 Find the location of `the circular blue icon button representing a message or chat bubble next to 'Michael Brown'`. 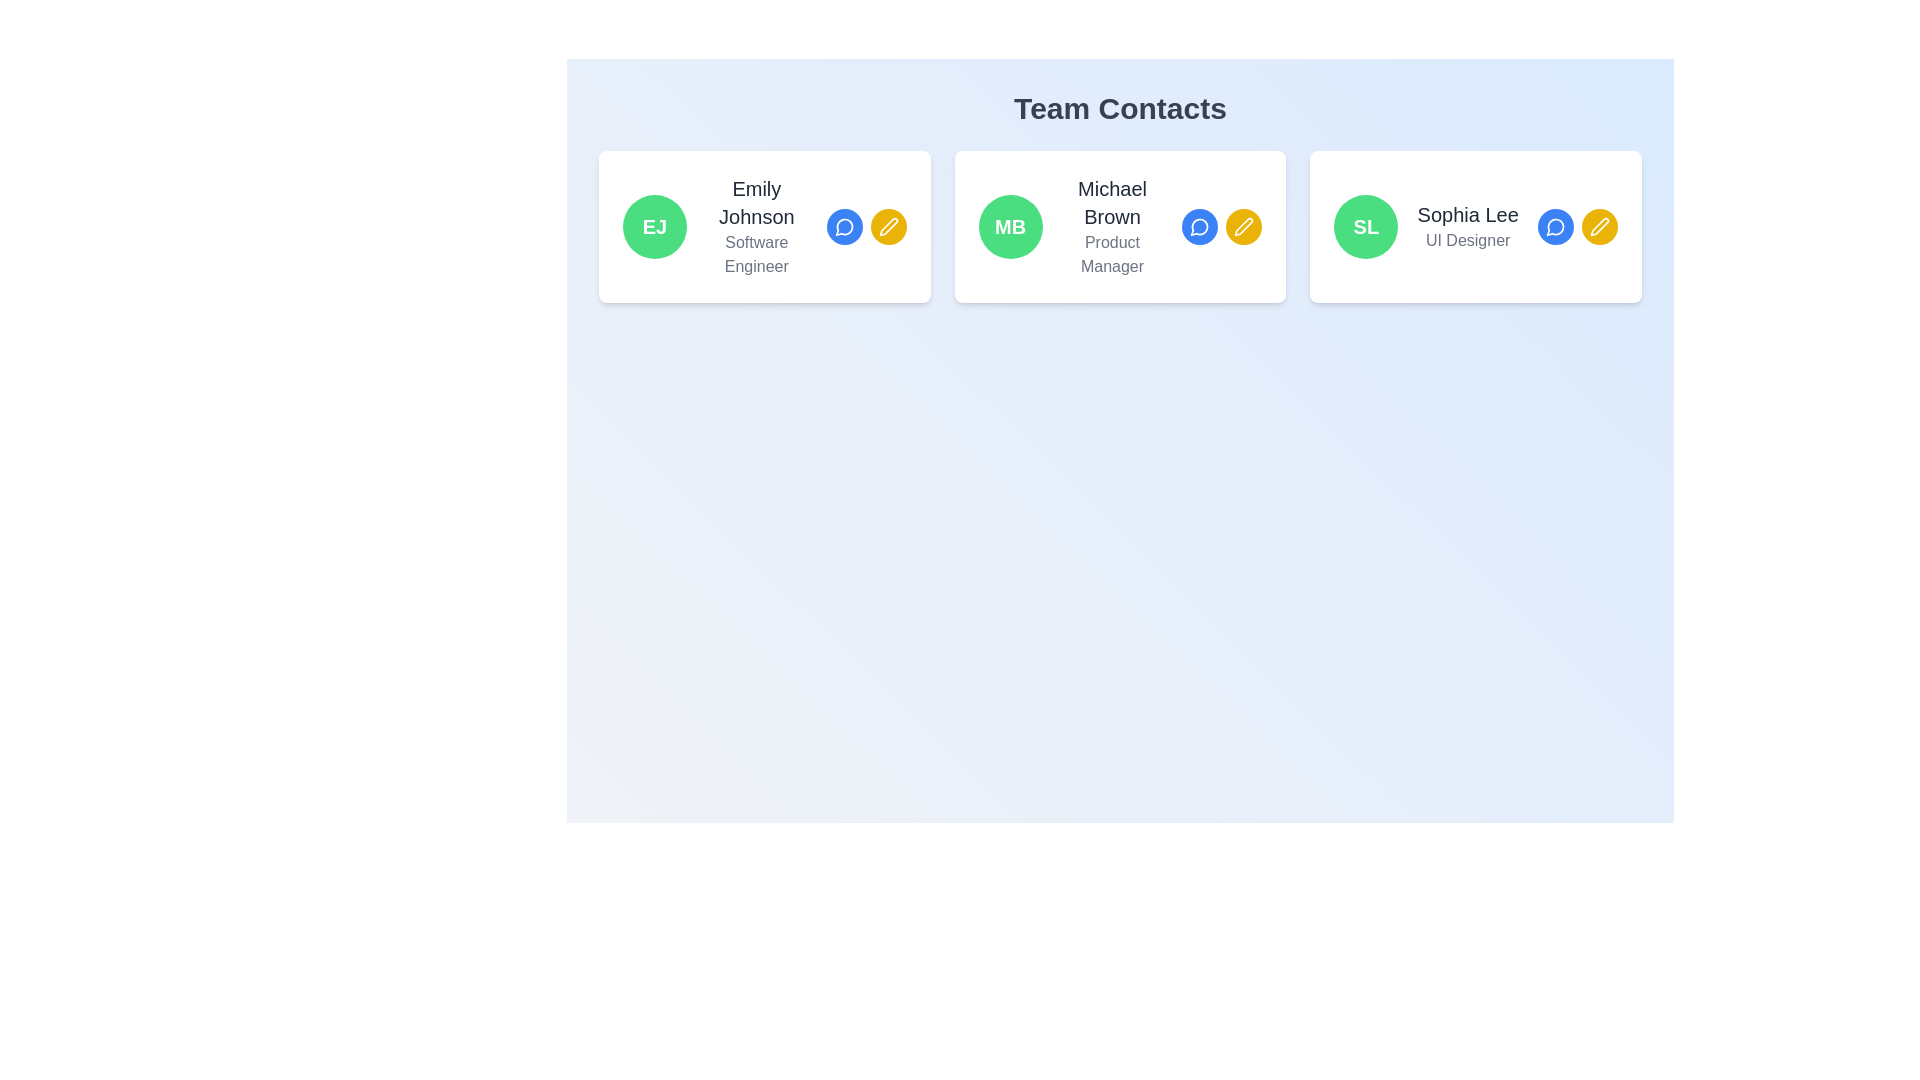

the circular blue icon button representing a message or chat bubble next to 'Michael Brown' is located at coordinates (844, 226).